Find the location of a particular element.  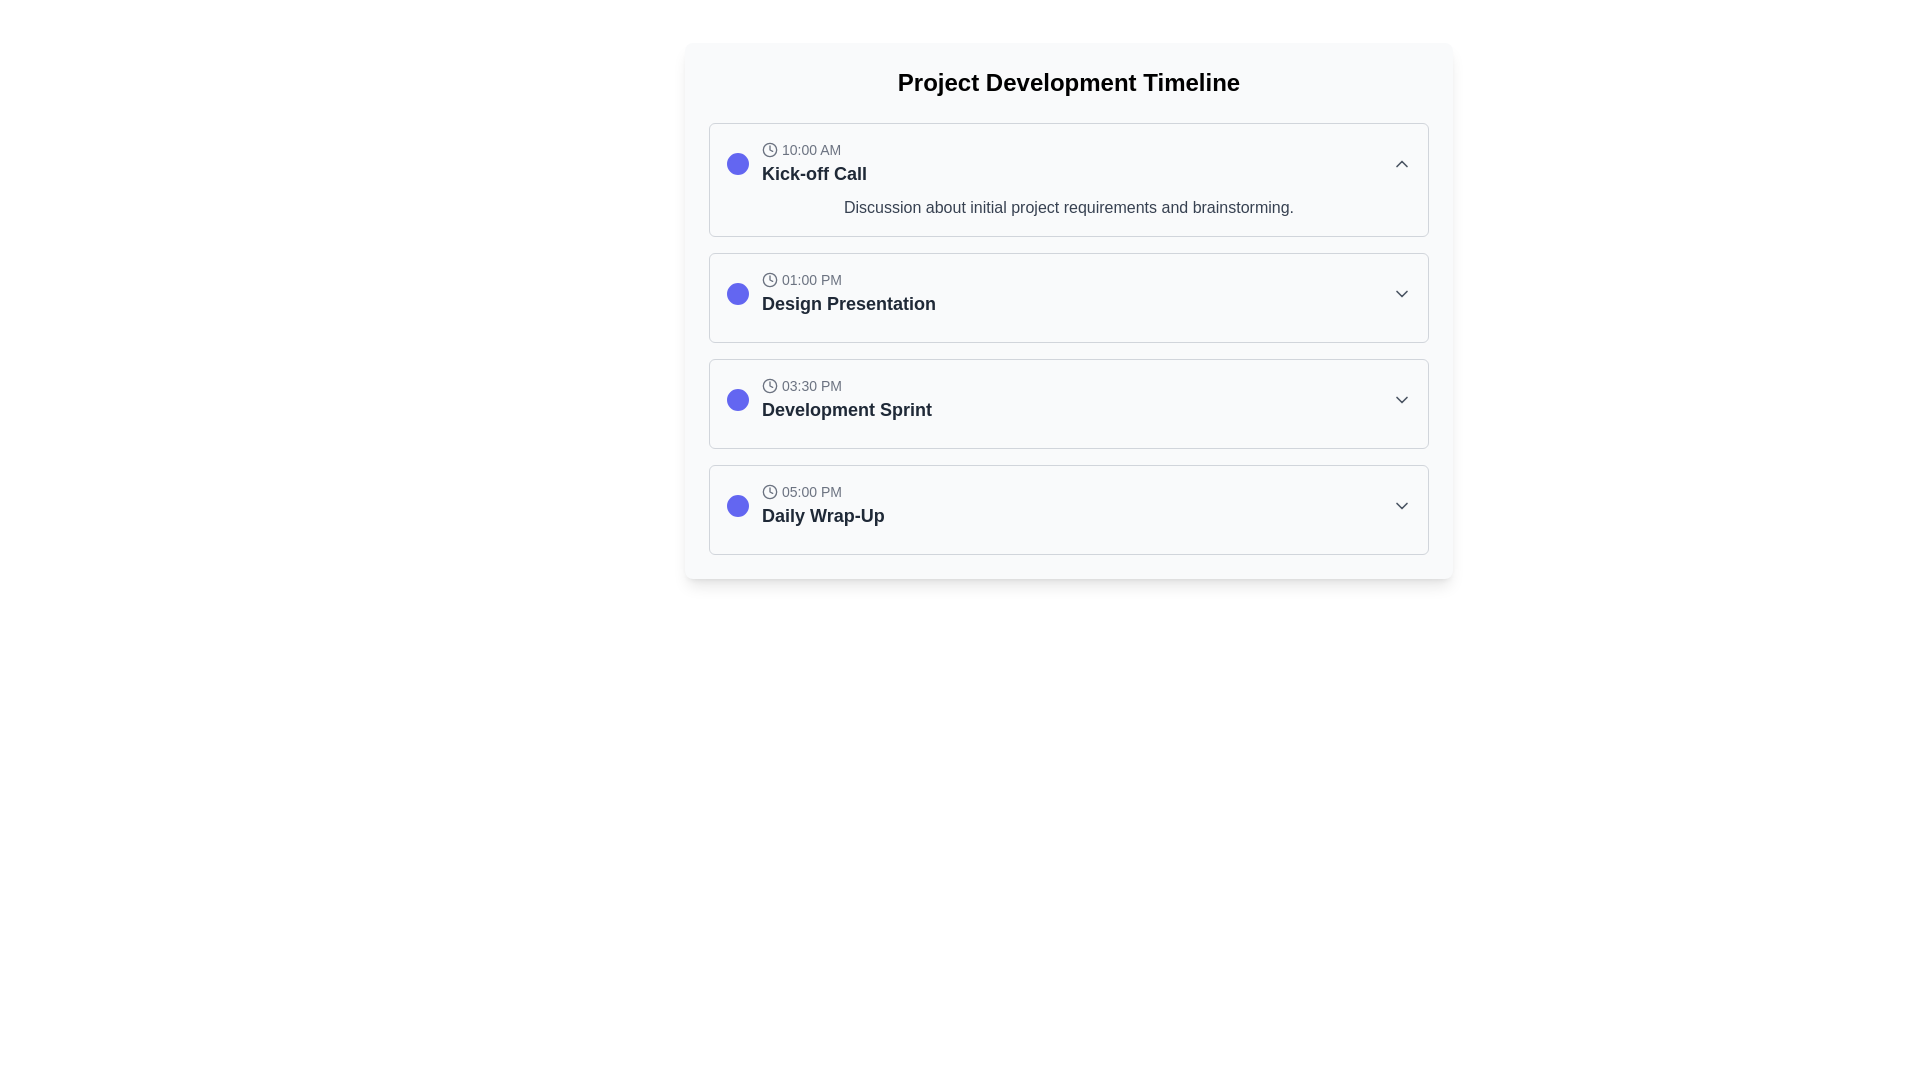

the third card representing the scheduled event 'Development Sprint' is located at coordinates (1068, 404).